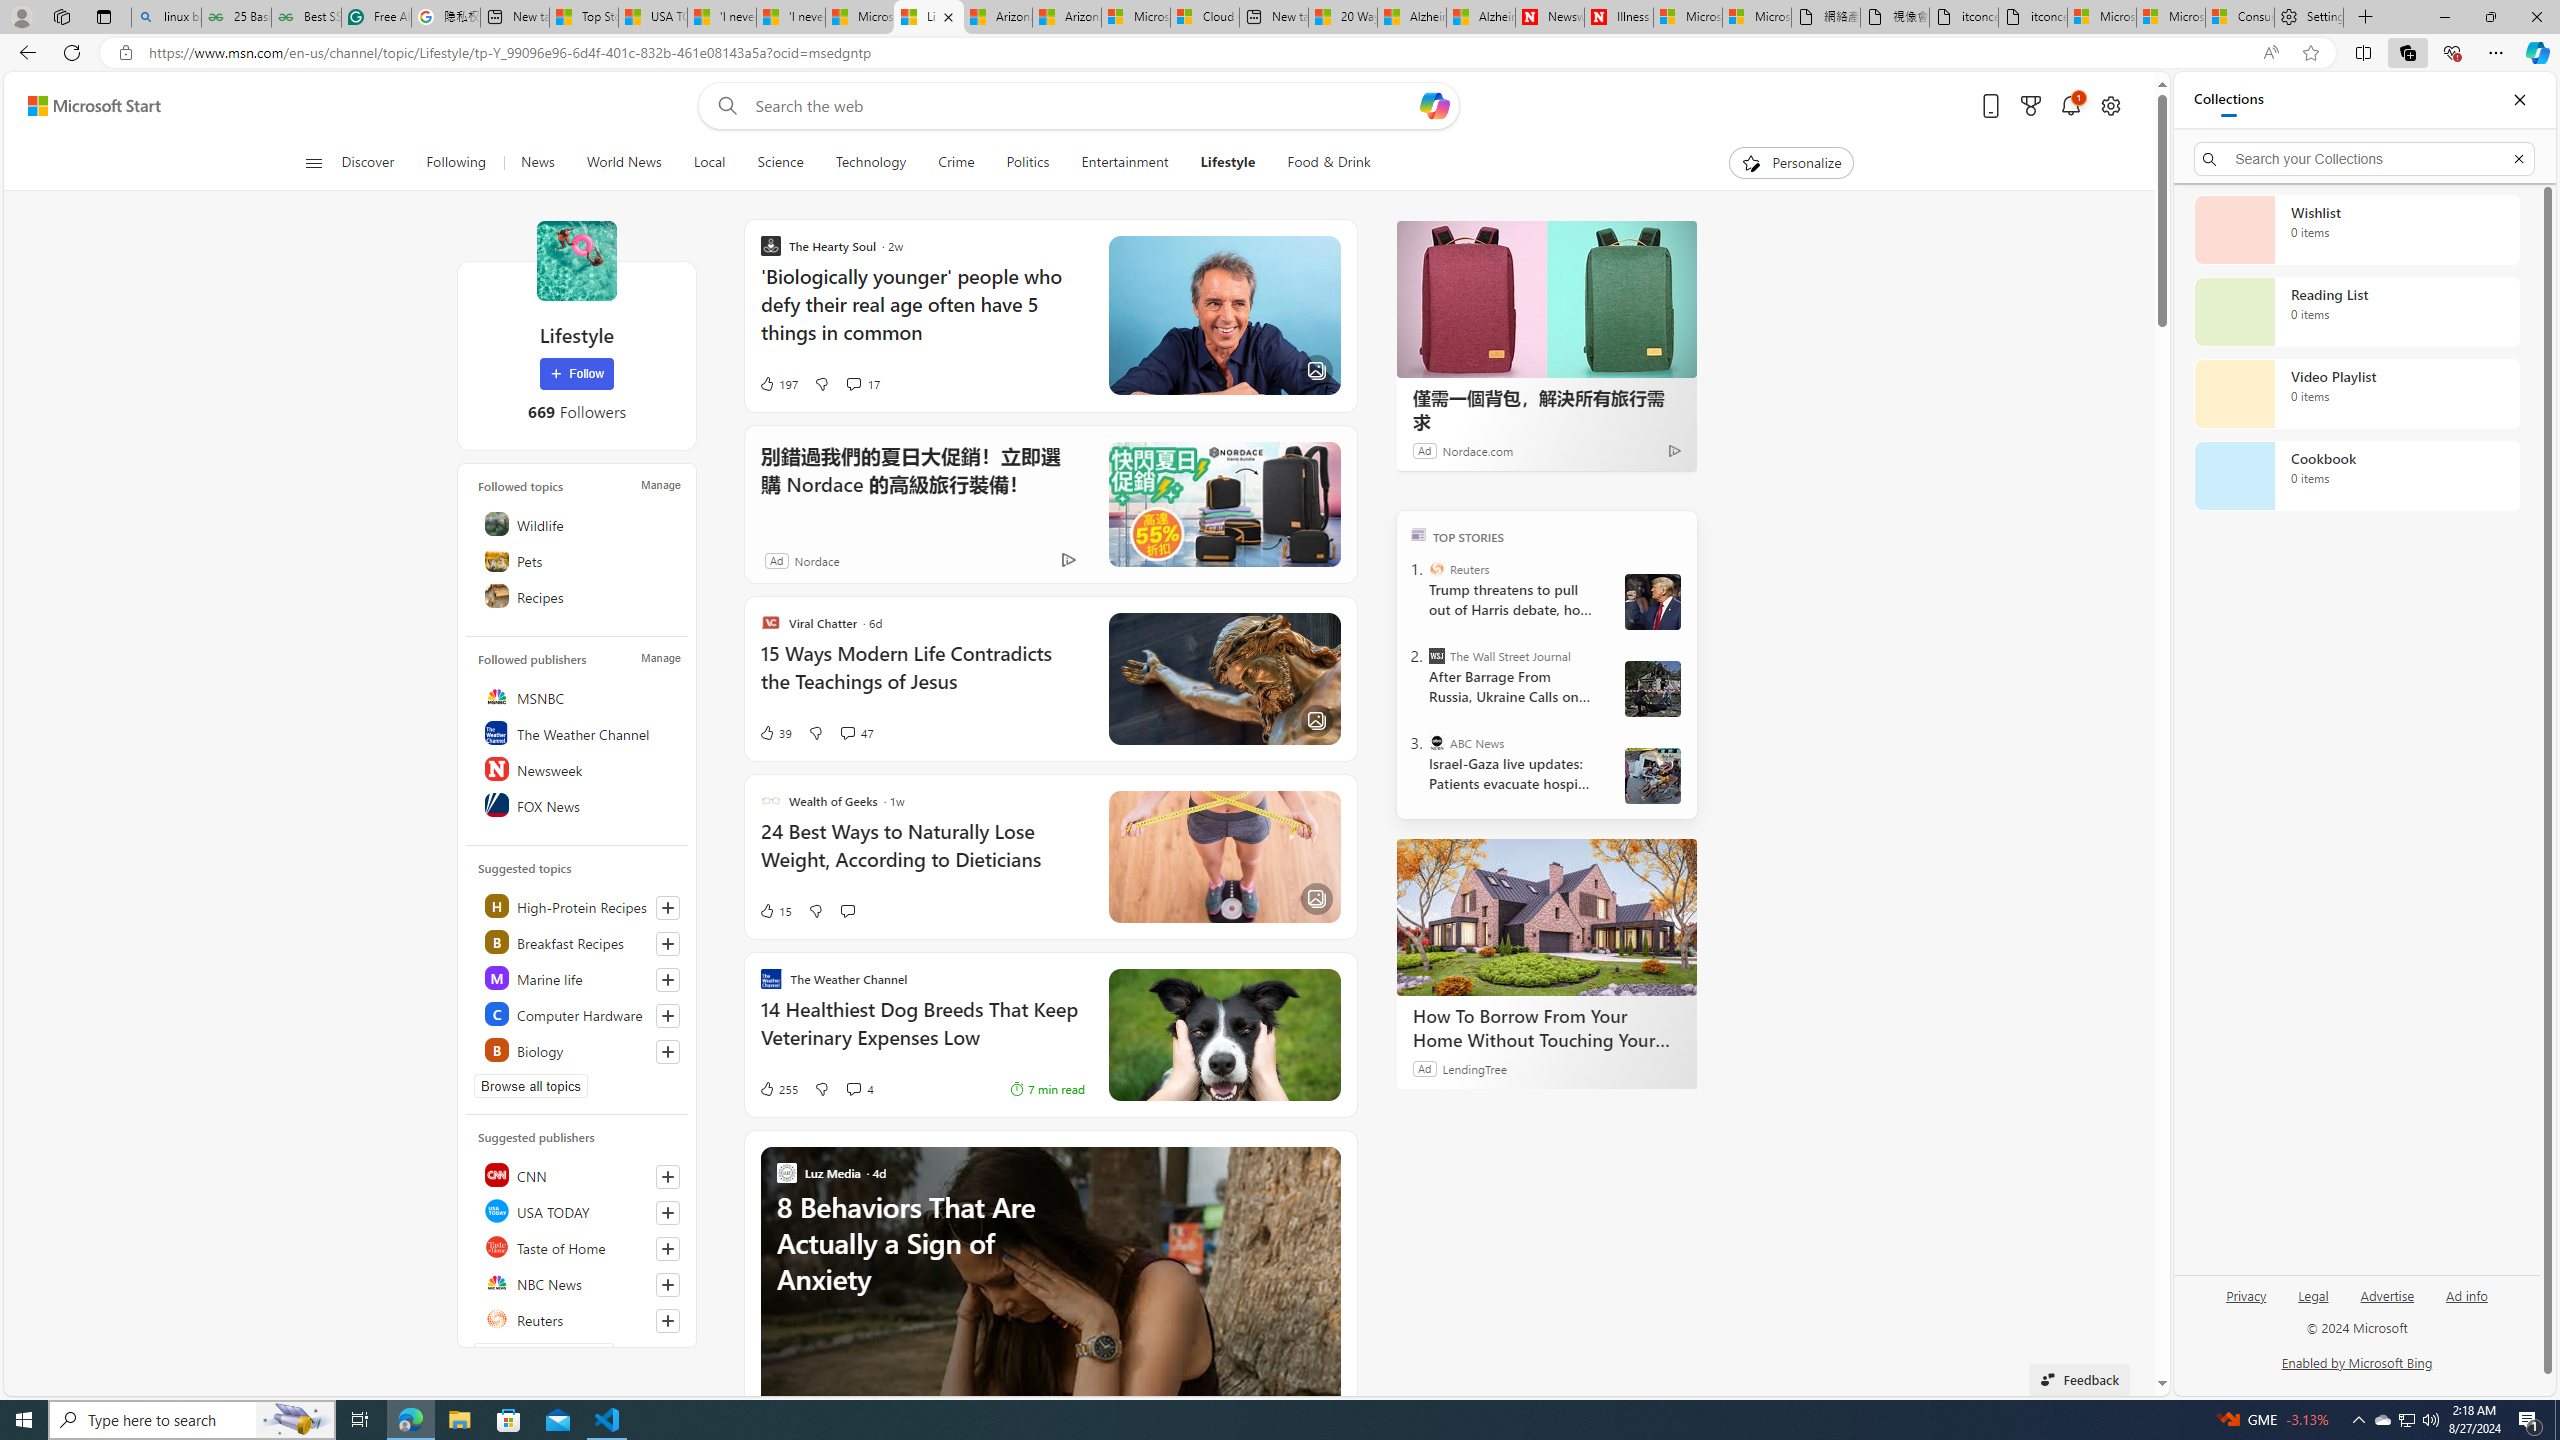 The image size is (2560, 1440). Describe the element at coordinates (86, 104) in the screenshot. I see `'Skip to content'` at that location.